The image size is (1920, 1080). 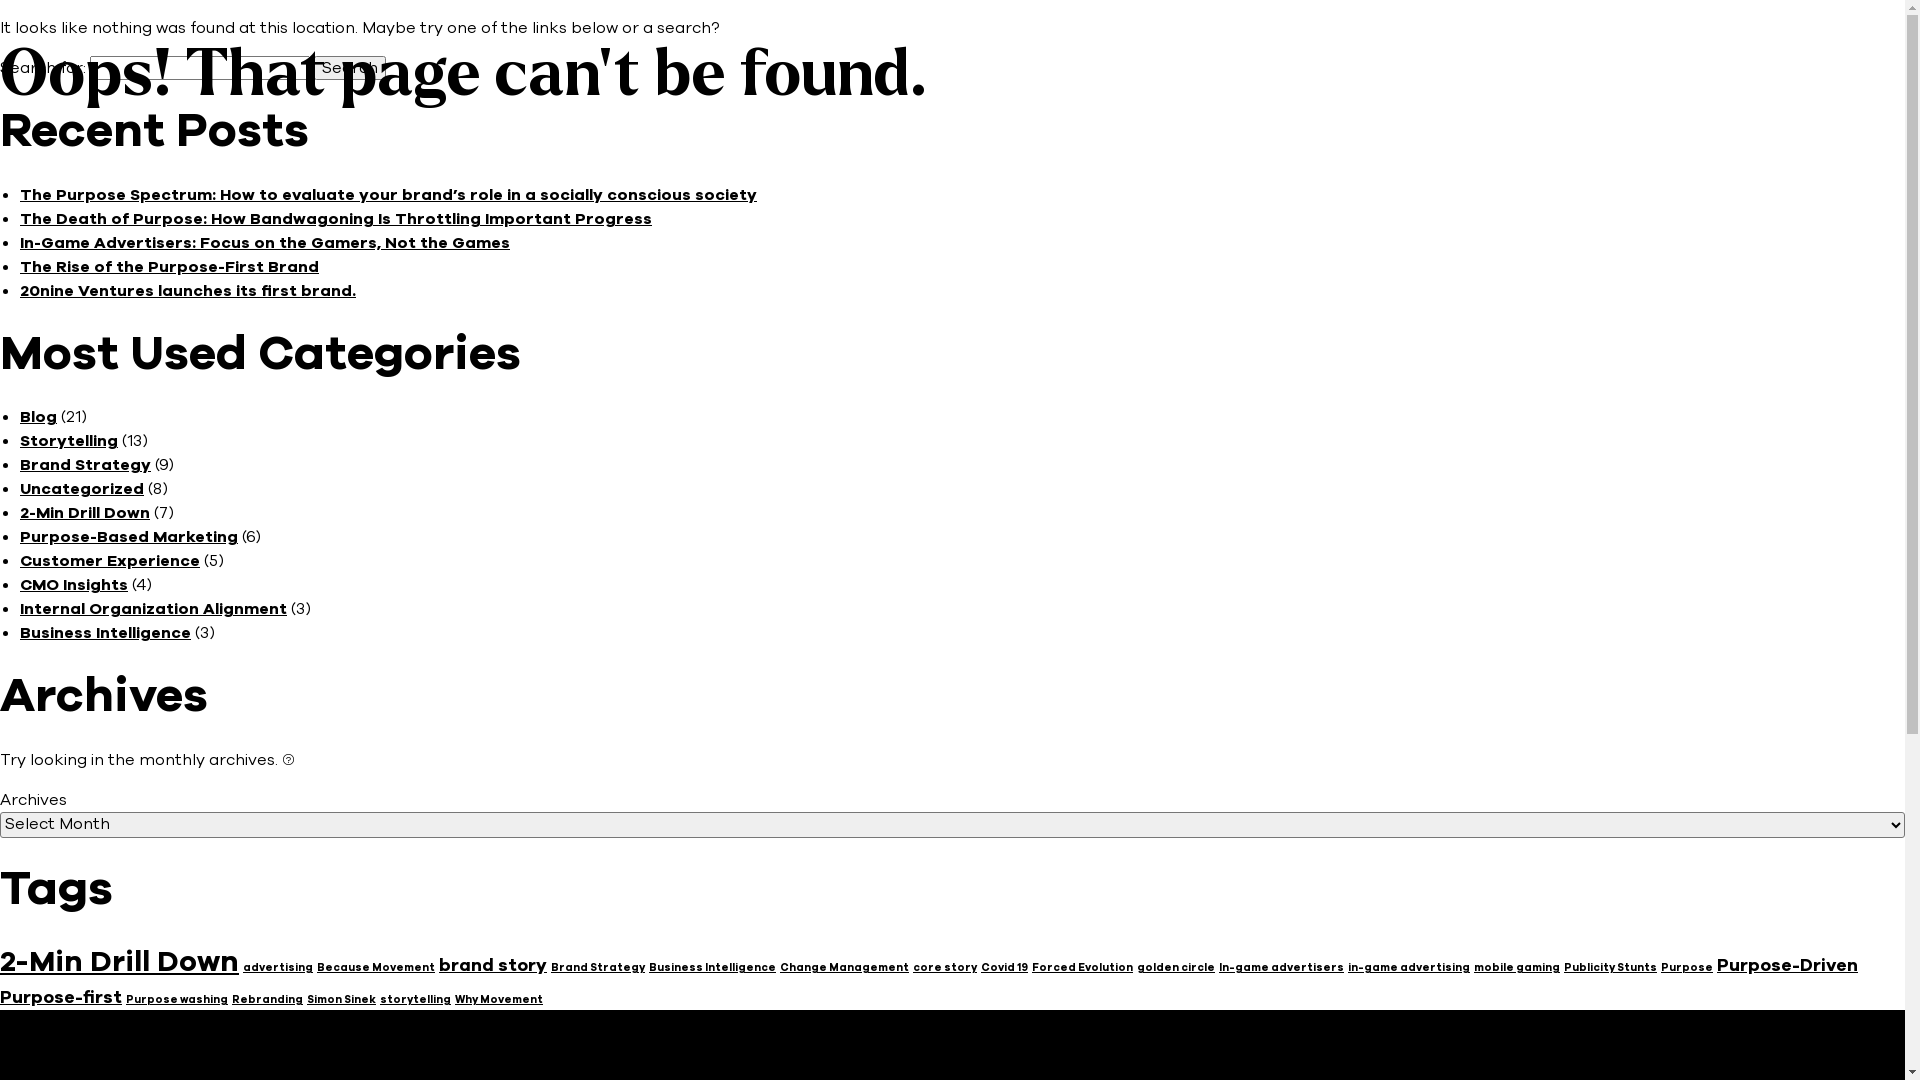 I want to click on 'Why Movement', so click(x=499, y=999).